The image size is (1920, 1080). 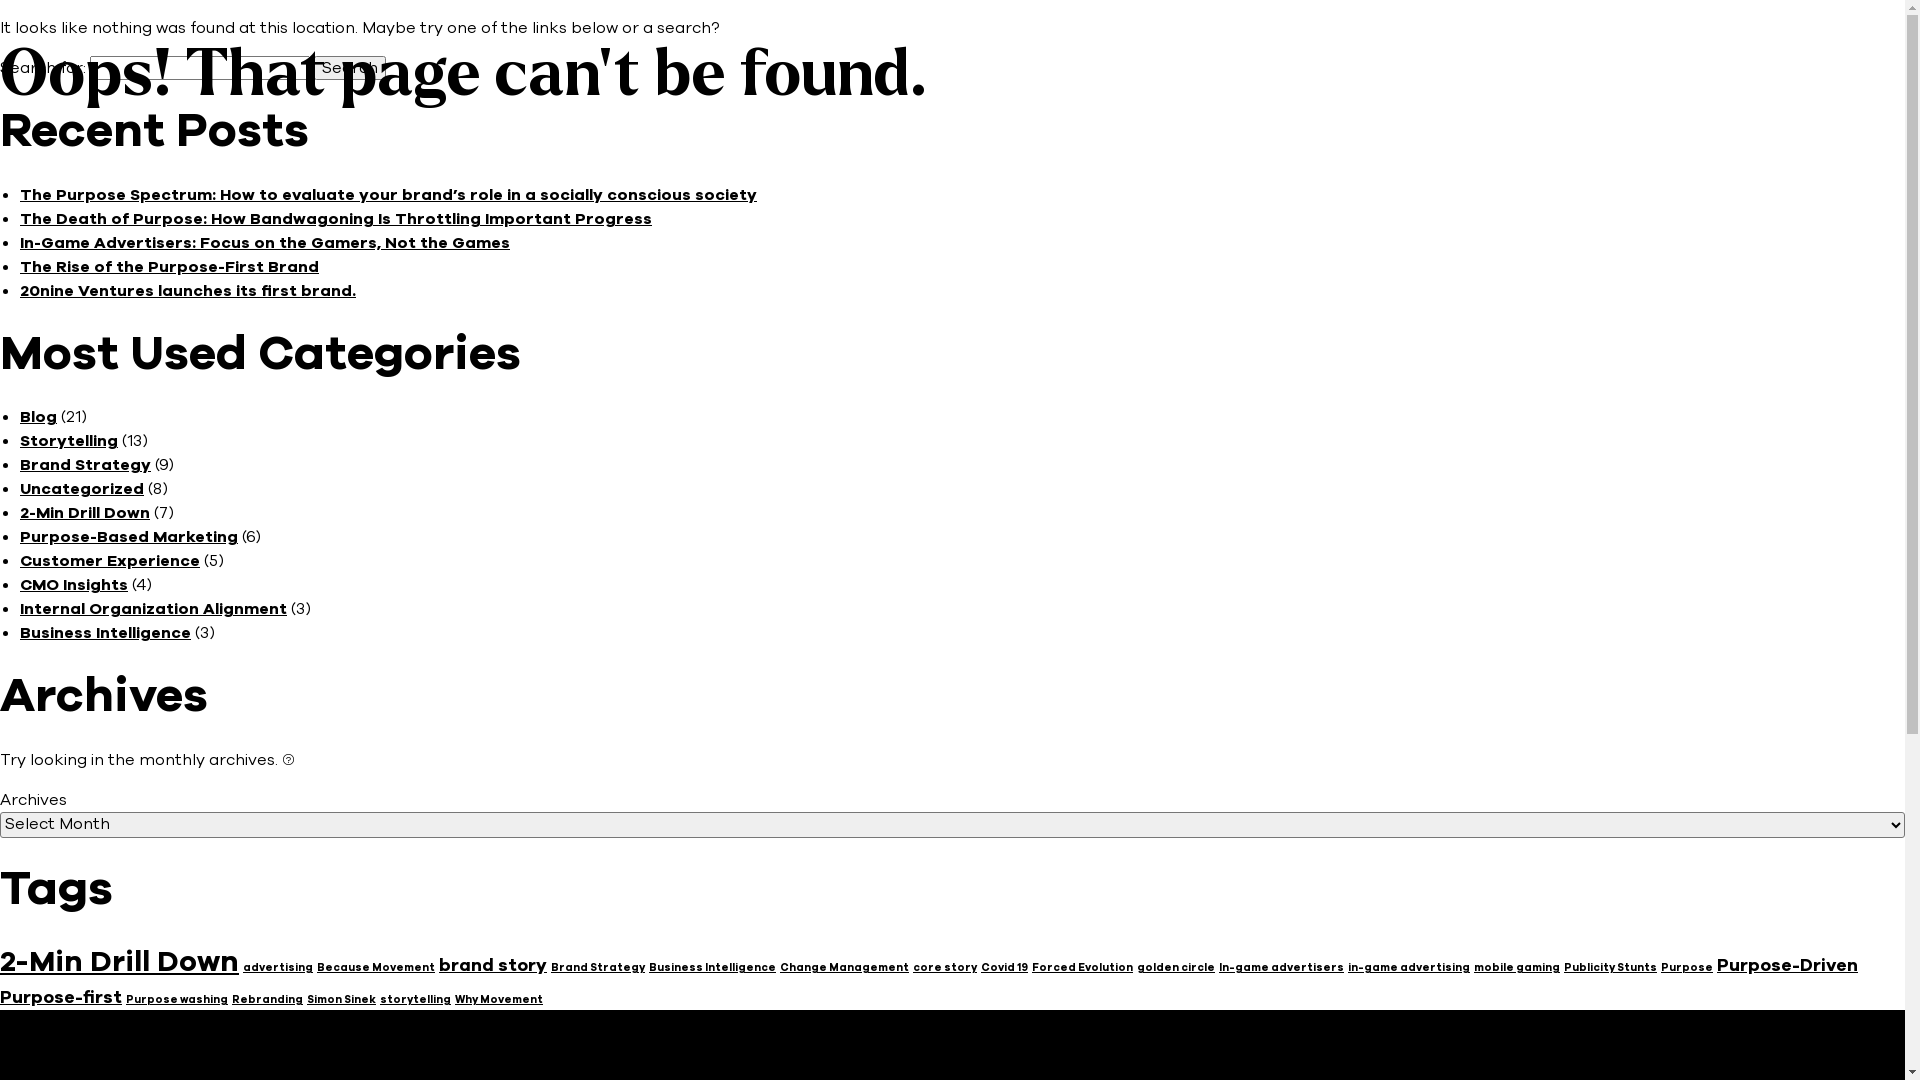 I want to click on 'Why Movement', so click(x=499, y=999).